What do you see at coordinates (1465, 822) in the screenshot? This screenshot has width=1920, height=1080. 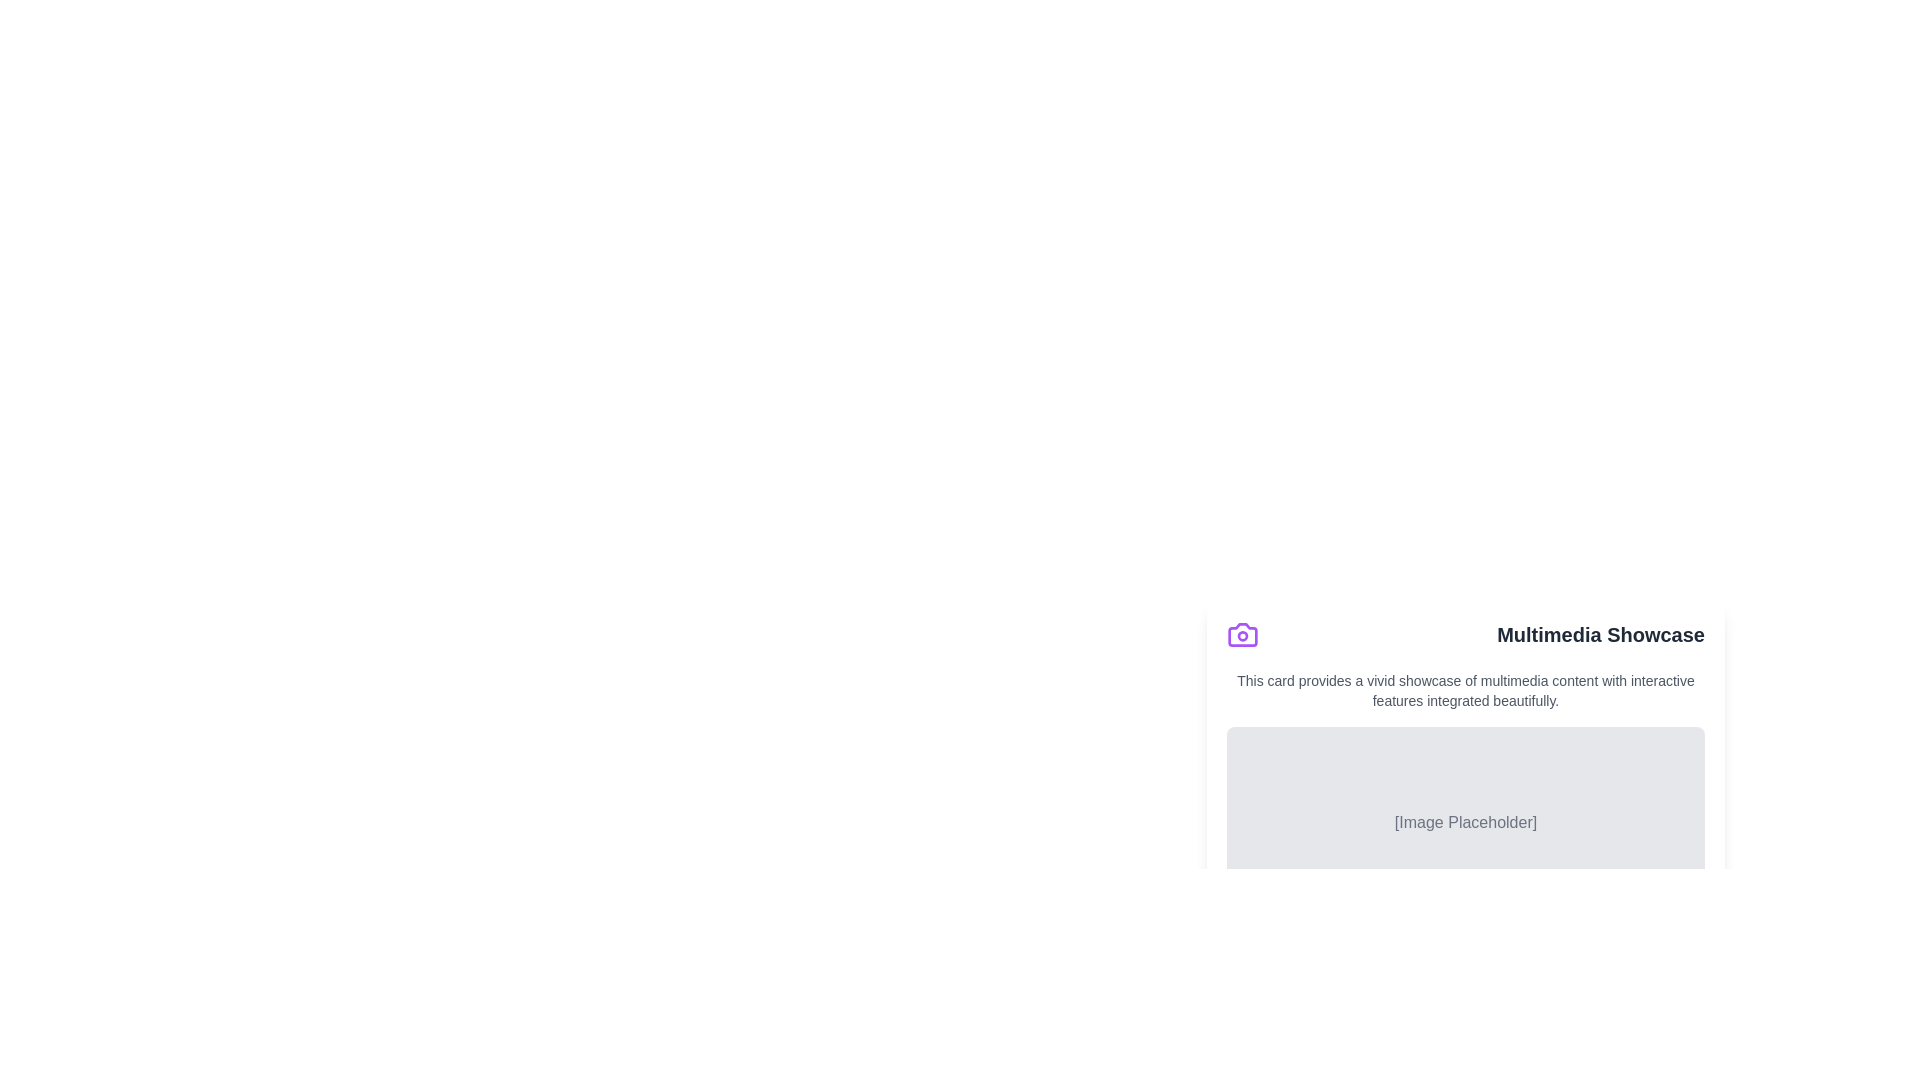 I see `the Image Placeholder that has a light gray background with rounded corners and contains the centered text '[Image Placeholder]'` at bounding box center [1465, 822].